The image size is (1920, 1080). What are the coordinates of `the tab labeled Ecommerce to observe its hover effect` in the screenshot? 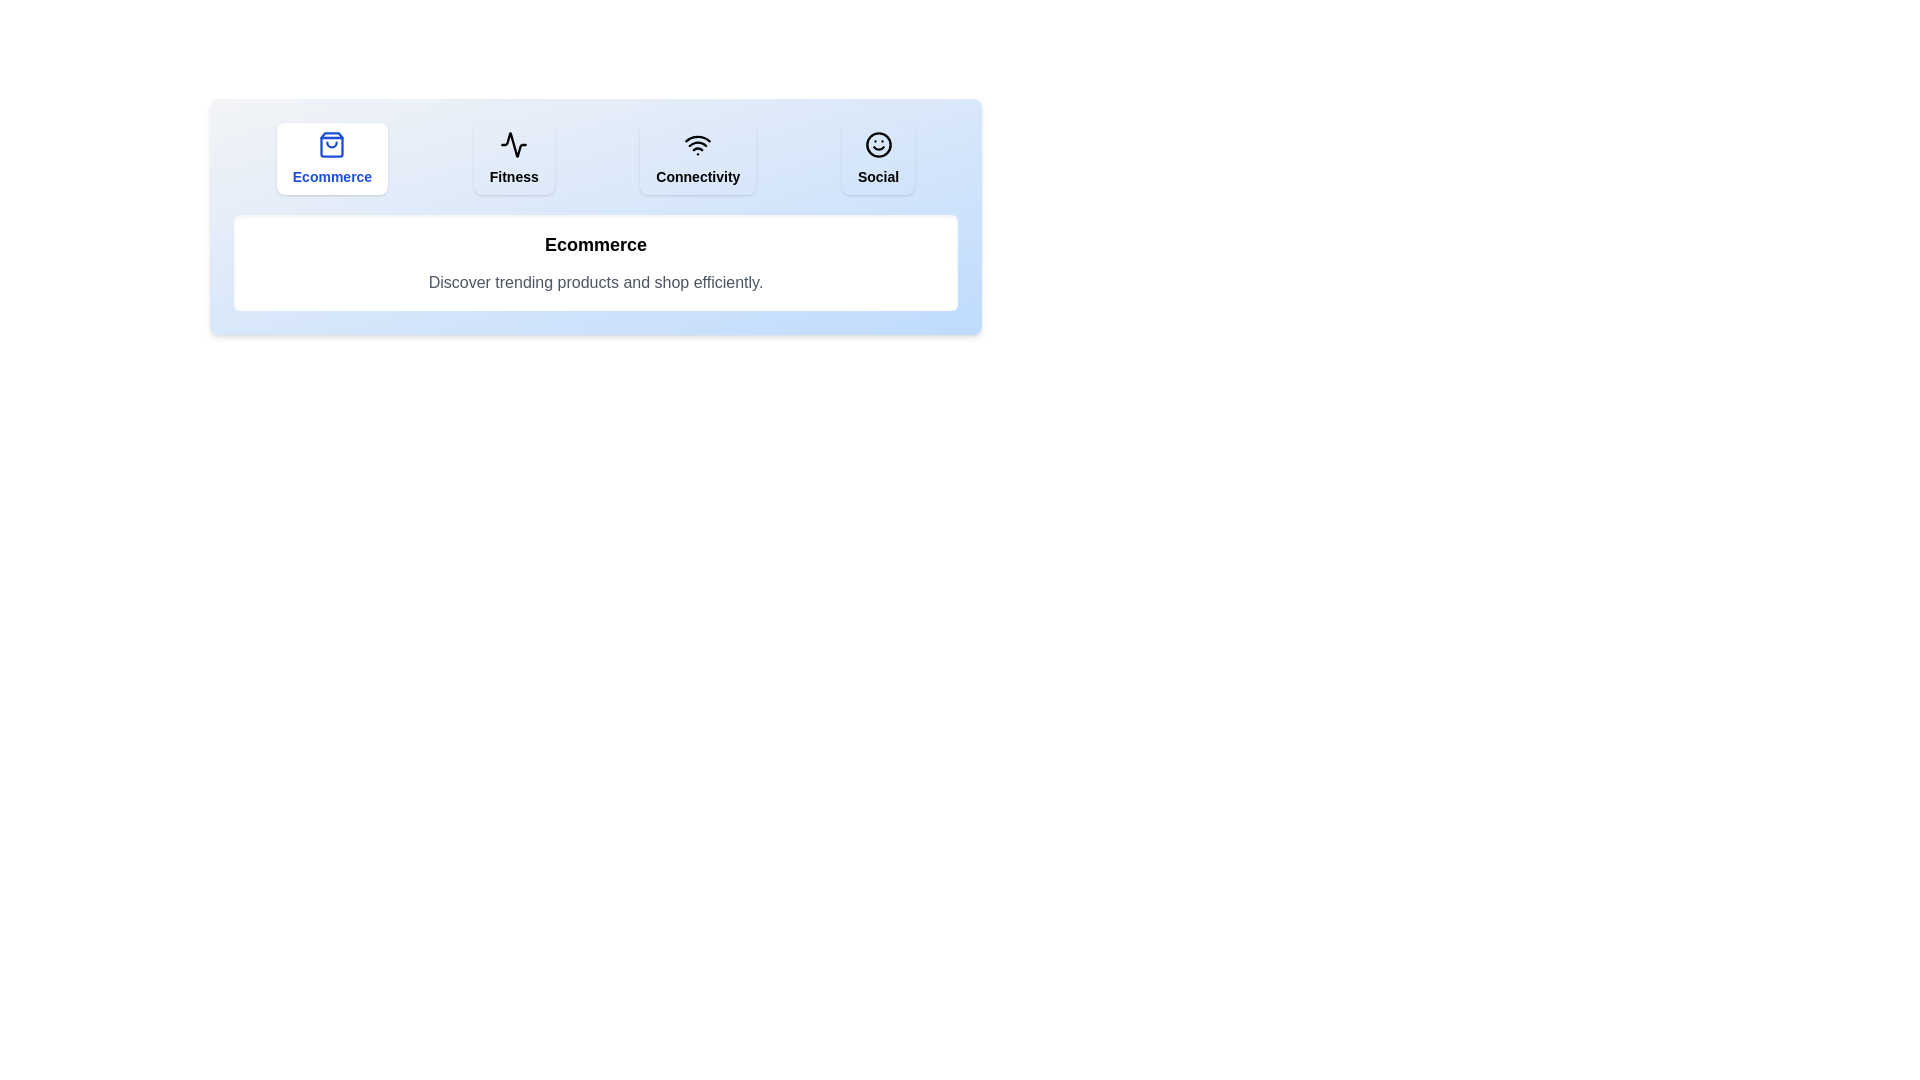 It's located at (332, 157).